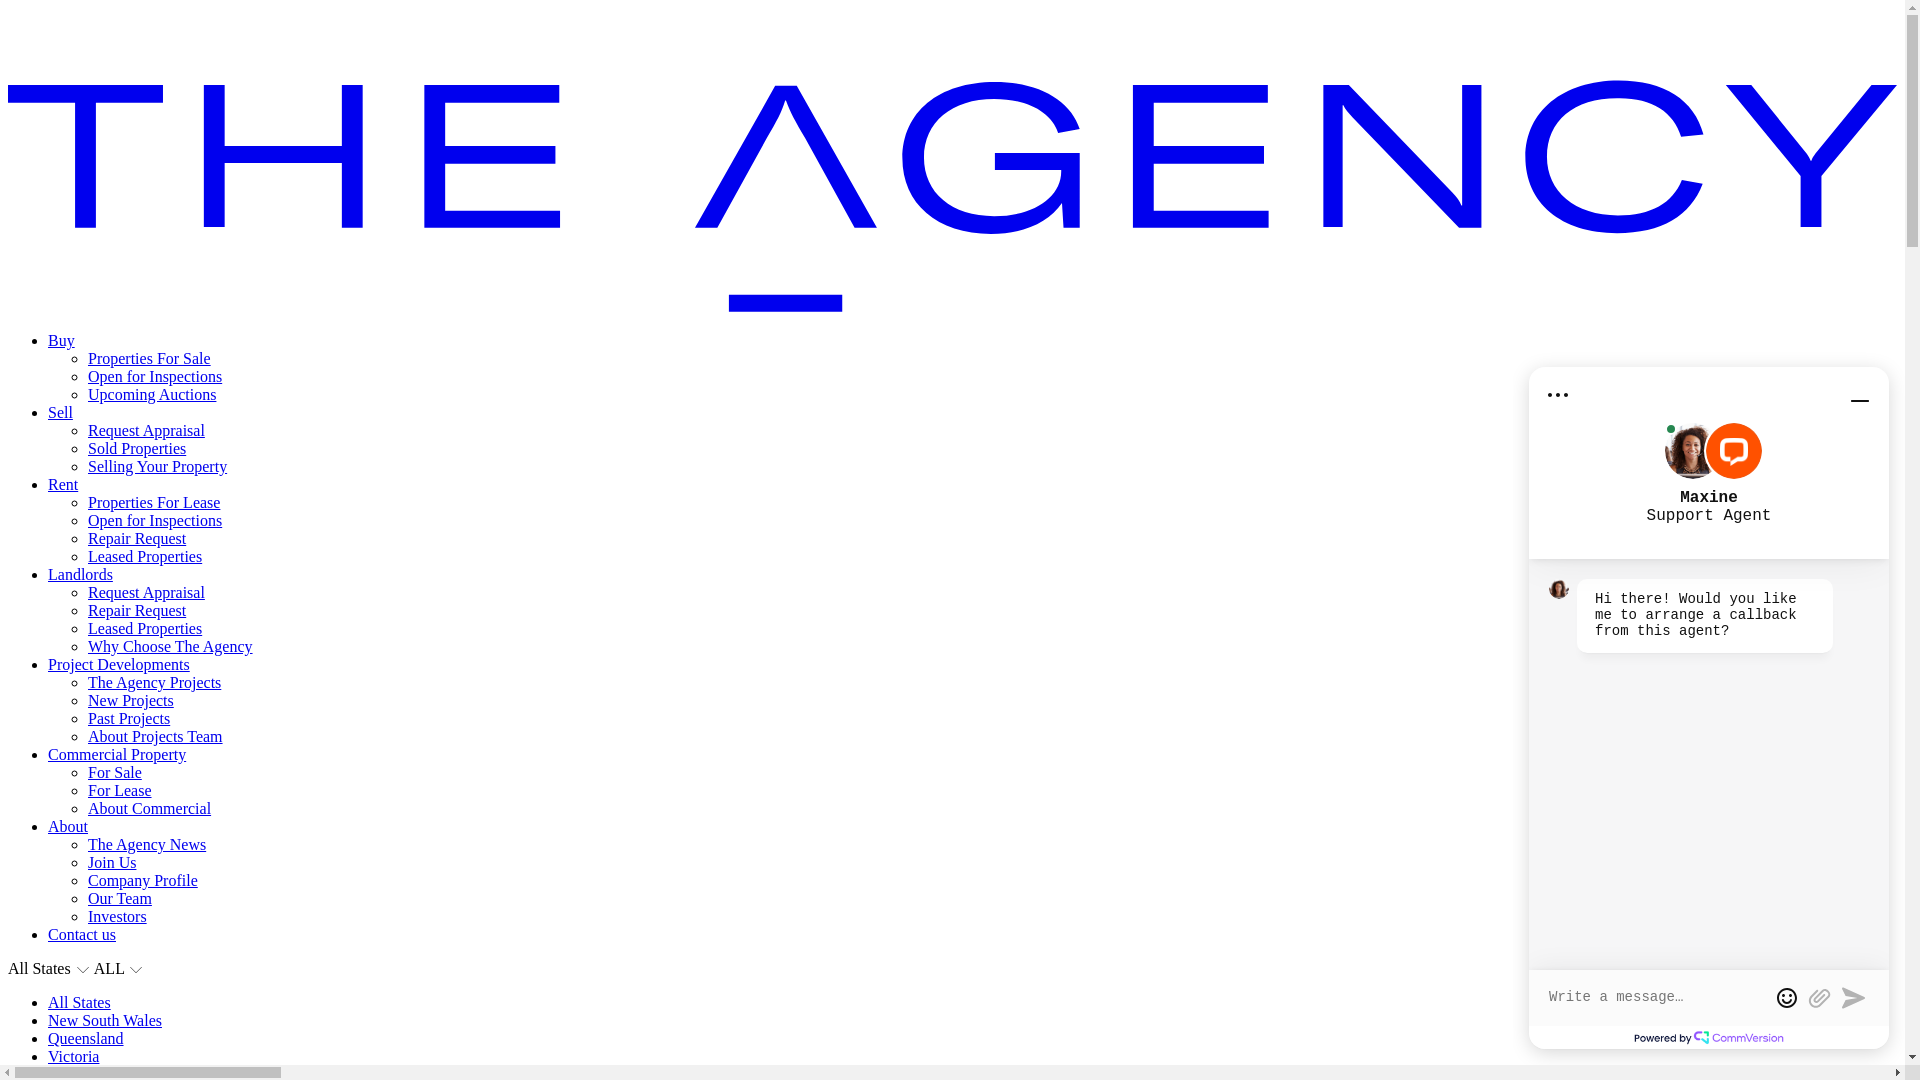 This screenshot has height=1080, width=1920. Describe the element at coordinates (151, 394) in the screenshot. I see `'Upcoming Auctions'` at that location.